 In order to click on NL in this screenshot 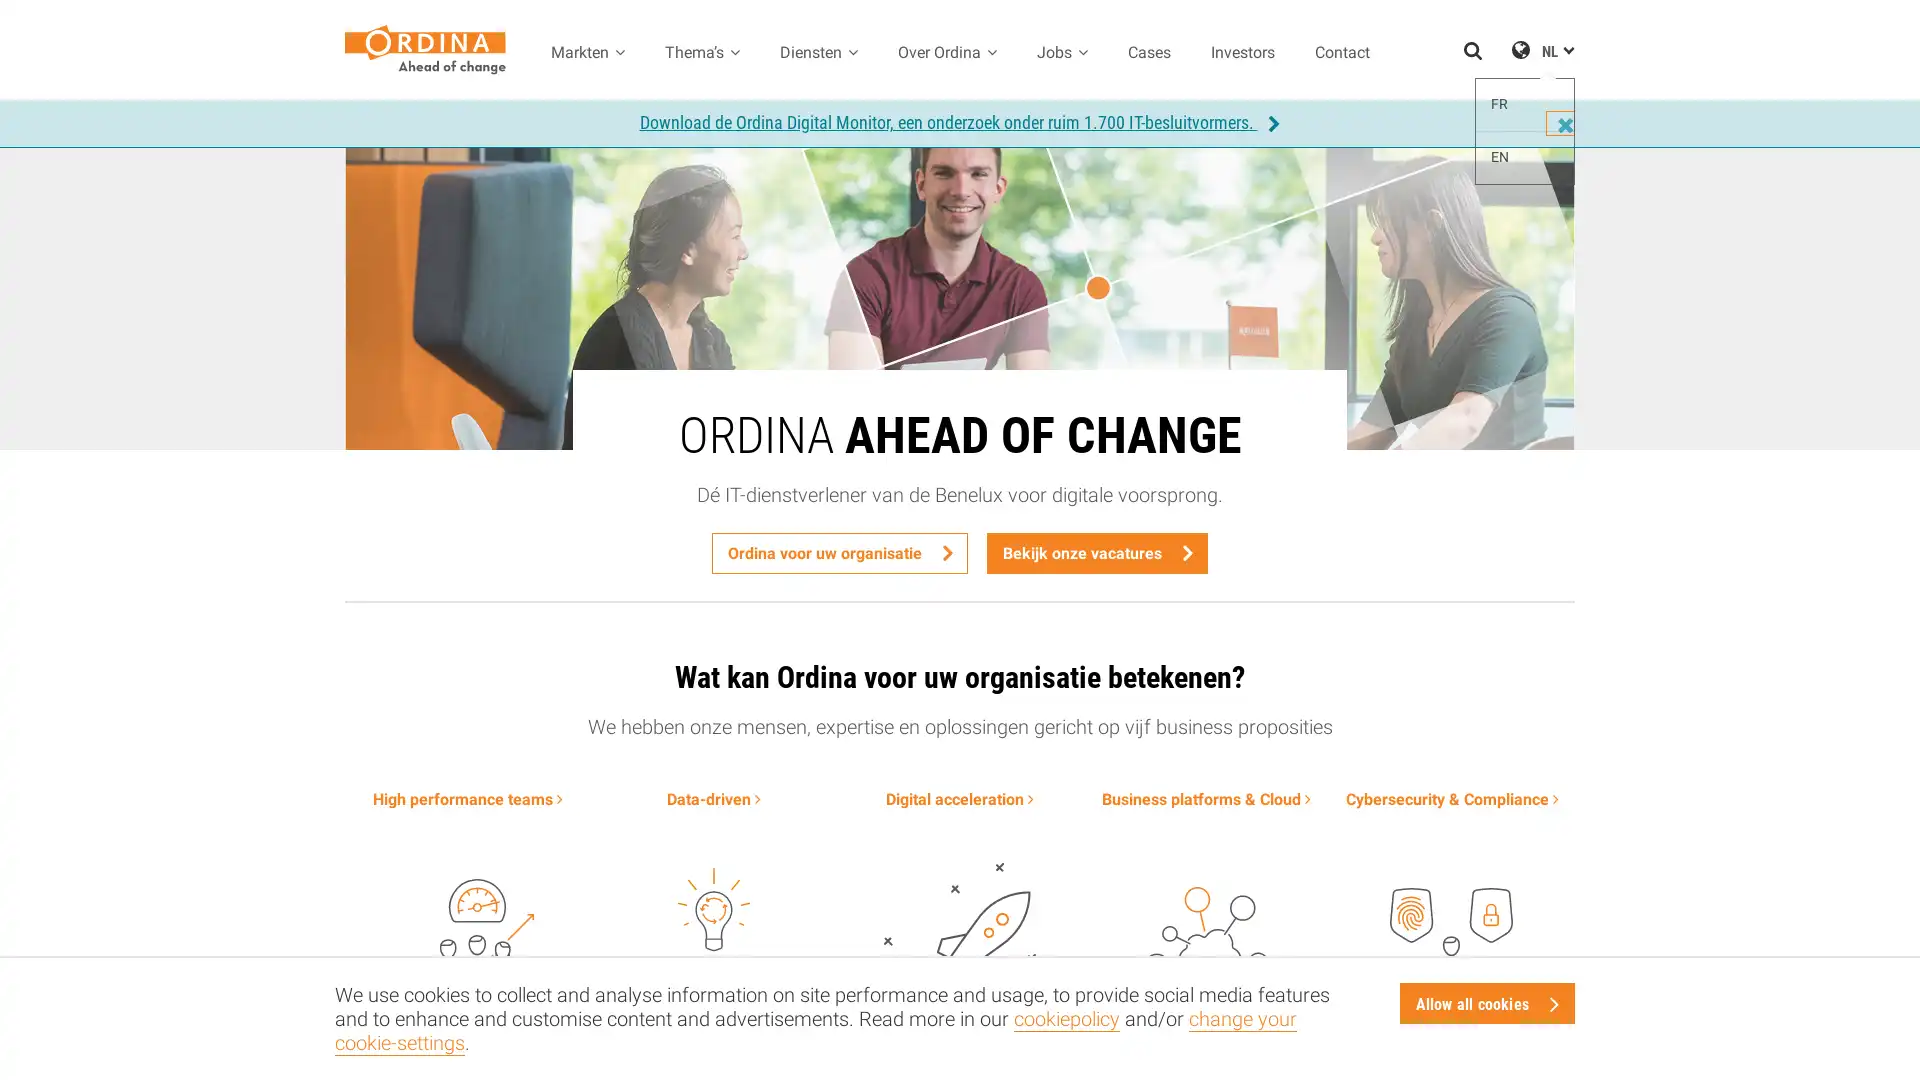, I will do `click(1542, 49)`.